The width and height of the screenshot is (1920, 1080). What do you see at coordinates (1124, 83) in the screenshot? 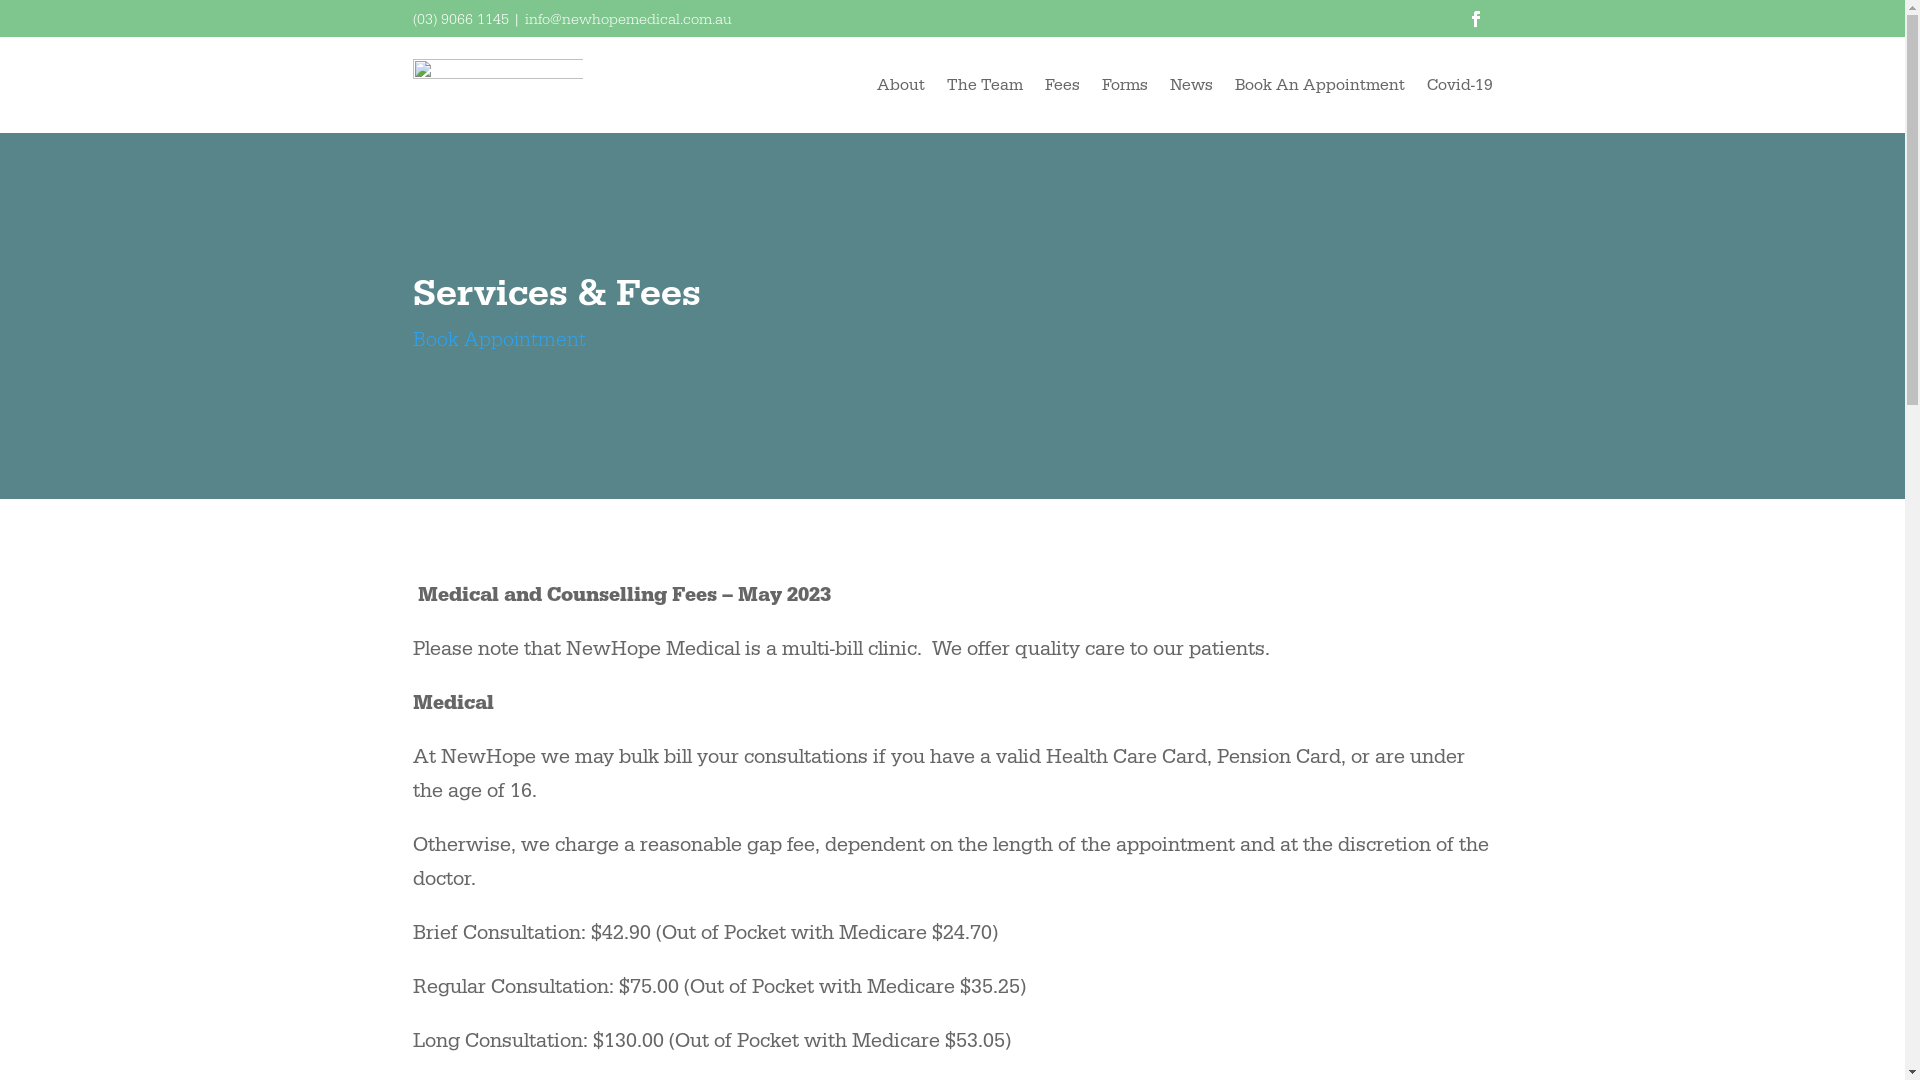
I see `'Forms'` at bounding box center [1124, 83].